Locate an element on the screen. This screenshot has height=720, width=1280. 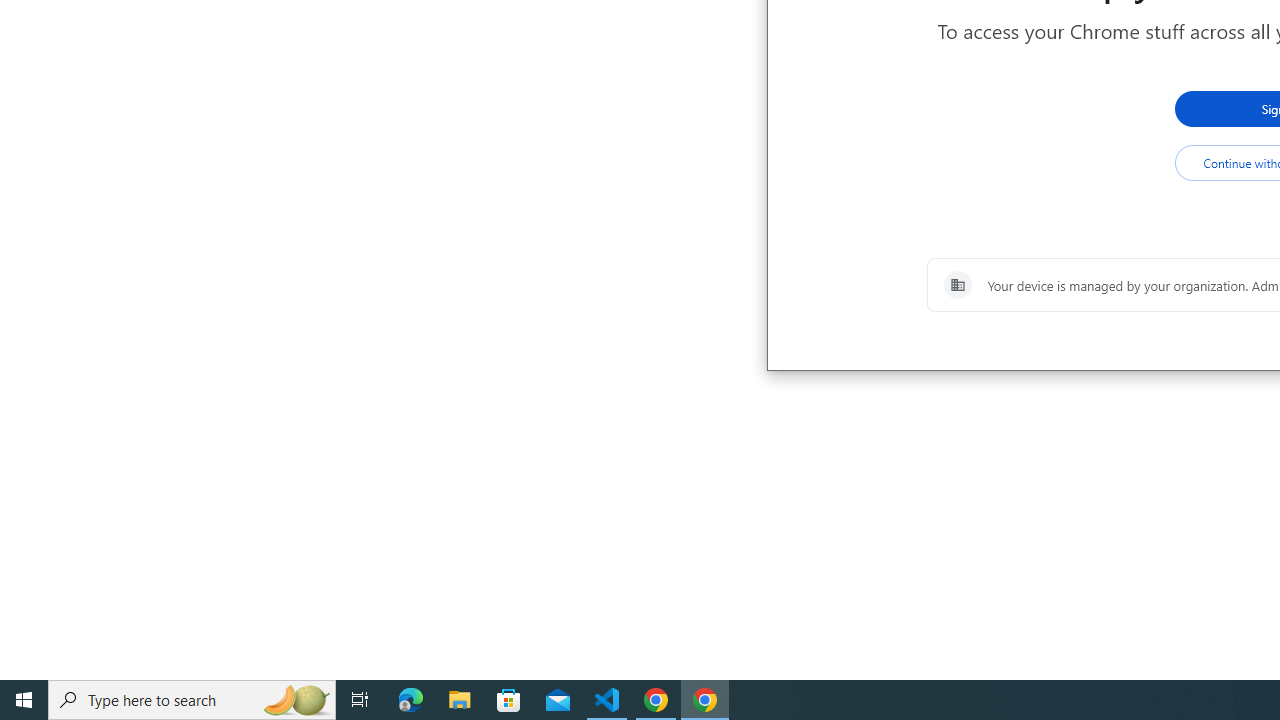
'Task View' is located at coordinates (359, 698).